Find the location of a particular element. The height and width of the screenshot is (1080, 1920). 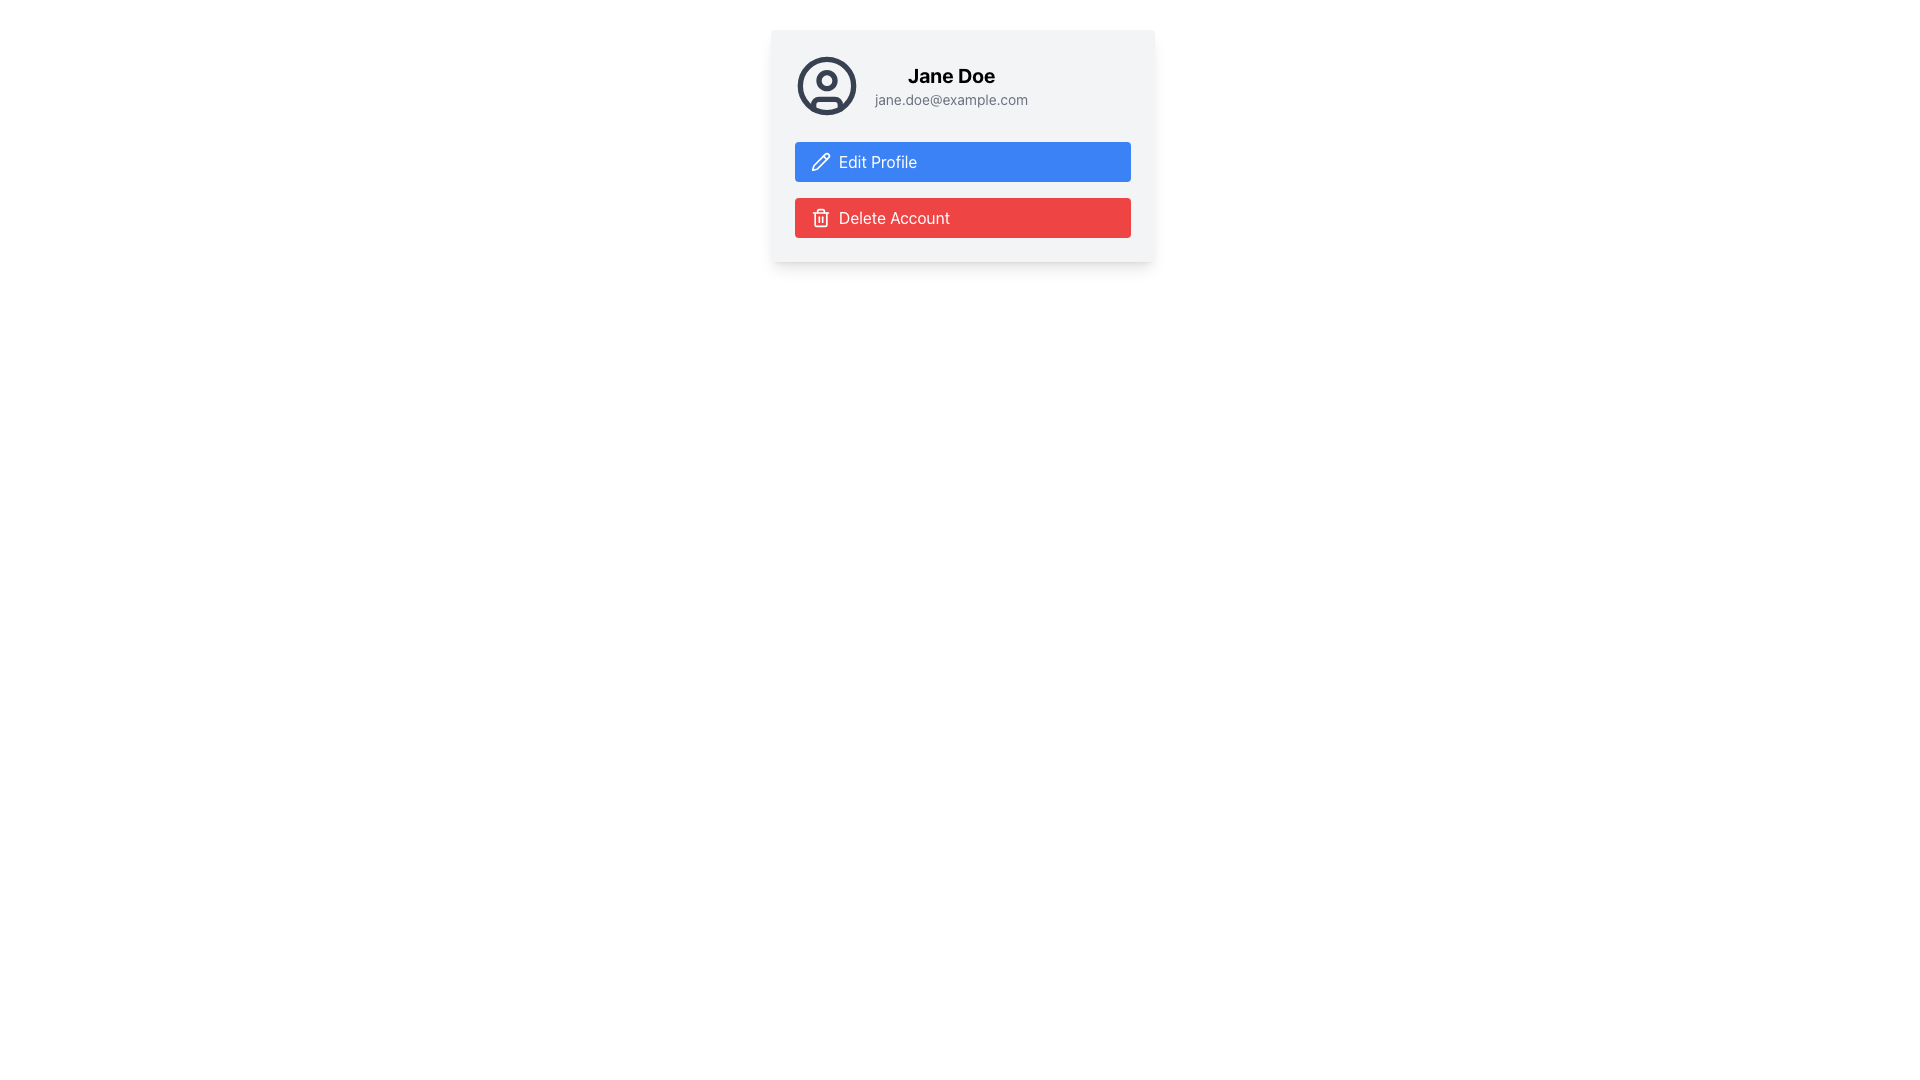

the graphic circle element that is part of the user avatar icon, located within the user profile card is located at coordinates (826, 84).